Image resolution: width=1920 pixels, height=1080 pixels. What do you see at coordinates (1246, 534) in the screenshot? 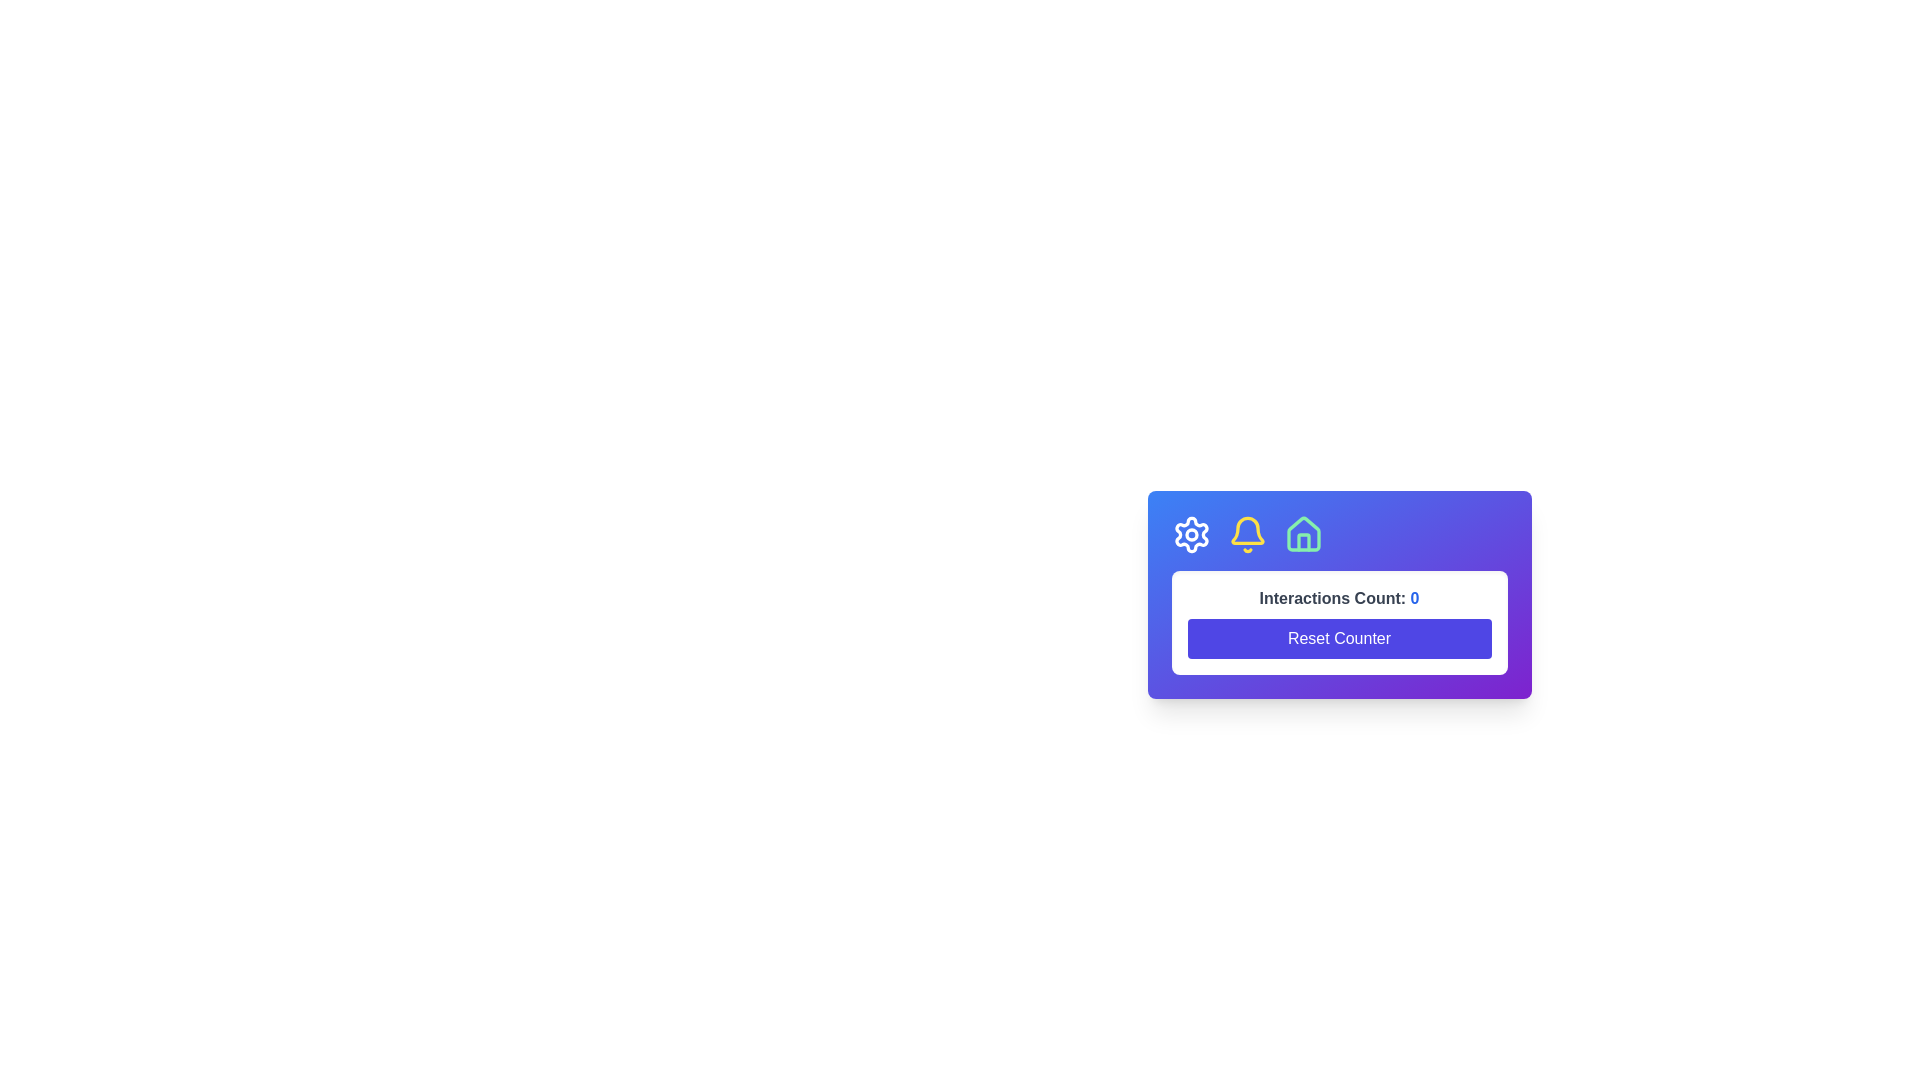
I see `the notification icon located between the settings icon and the home icon` at bounding box center [1246, 534].